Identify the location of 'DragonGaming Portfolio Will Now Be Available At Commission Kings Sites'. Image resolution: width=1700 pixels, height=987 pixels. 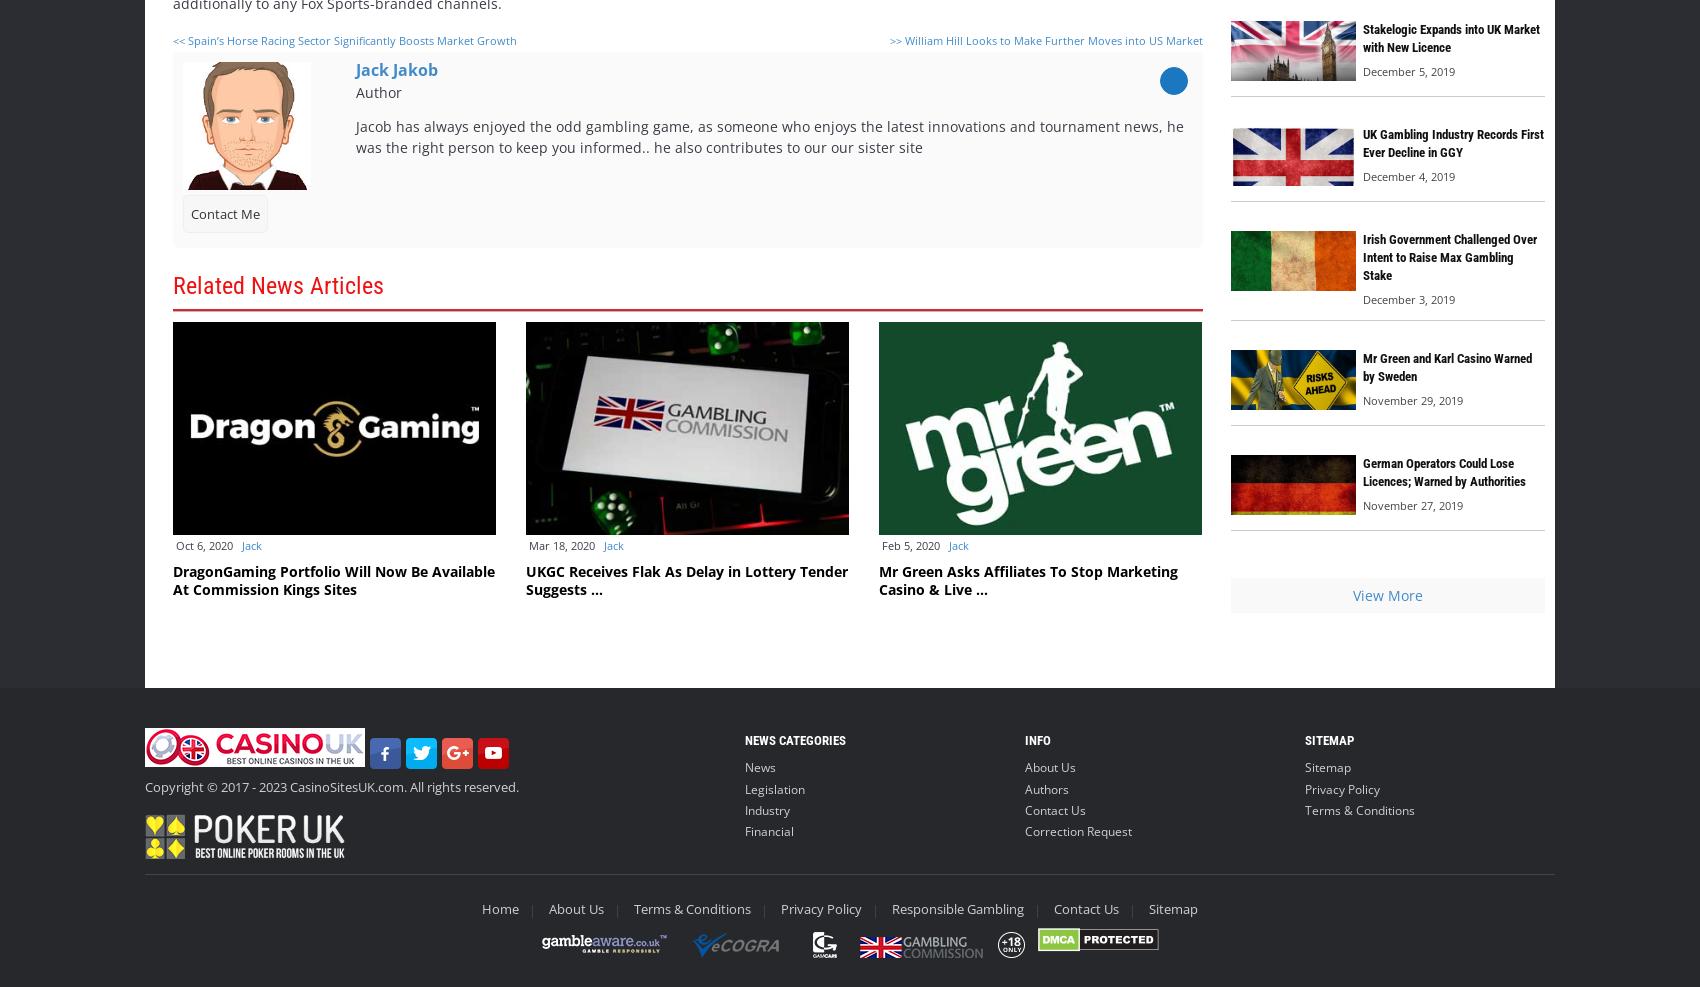
(333, 578).